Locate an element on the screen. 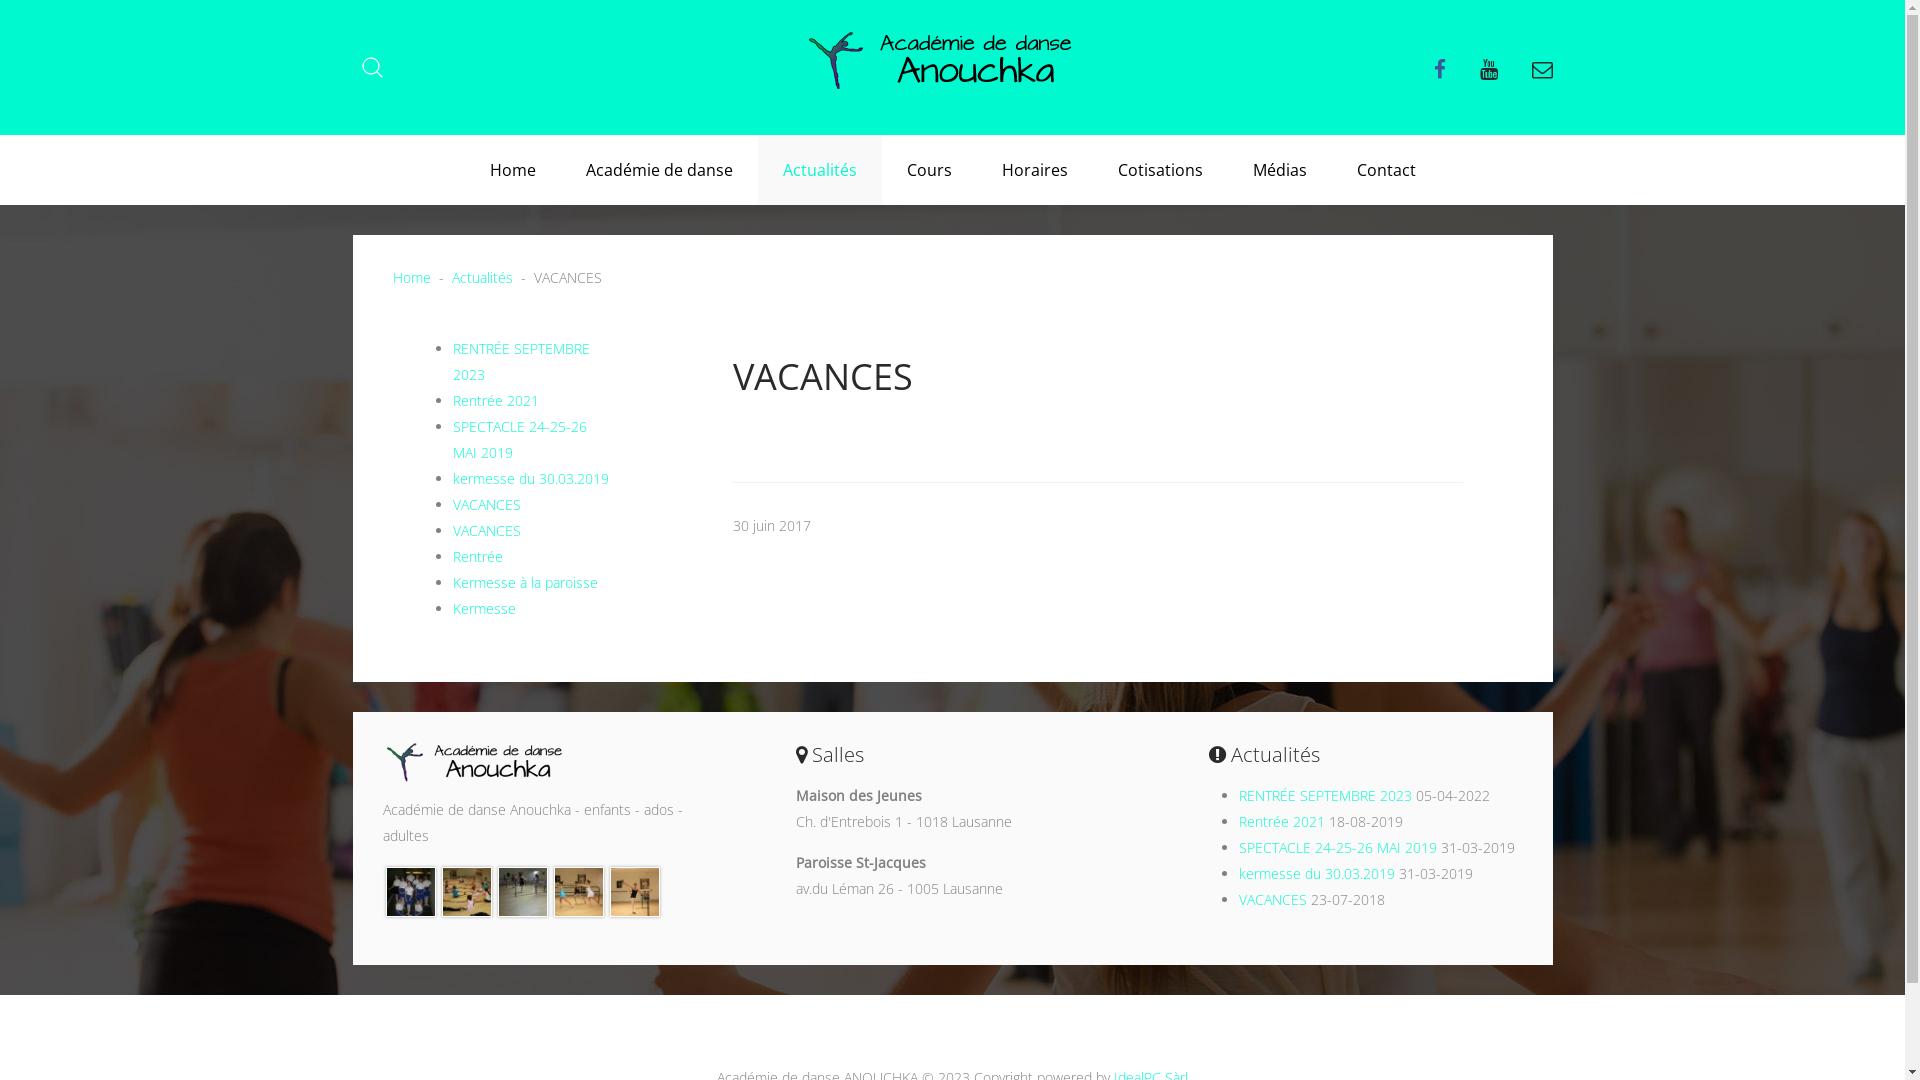 This screenshot has height=1080, width=1920. 'Cotisations' is located at coordinates (1159, 168).